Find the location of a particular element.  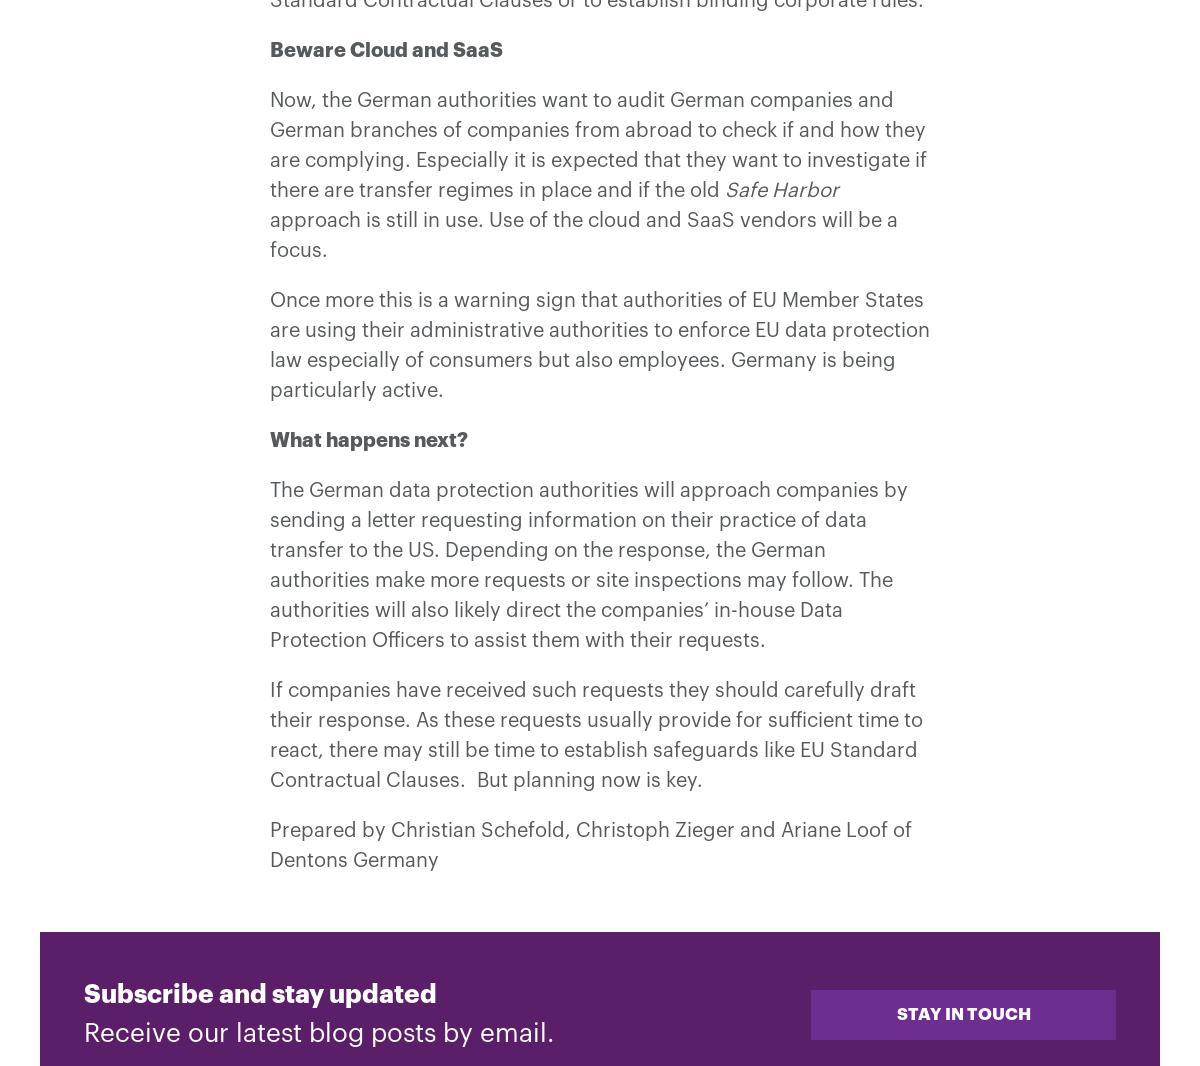

'Receive our latest blog posts by email.' is located at coordinates (318, 1034).